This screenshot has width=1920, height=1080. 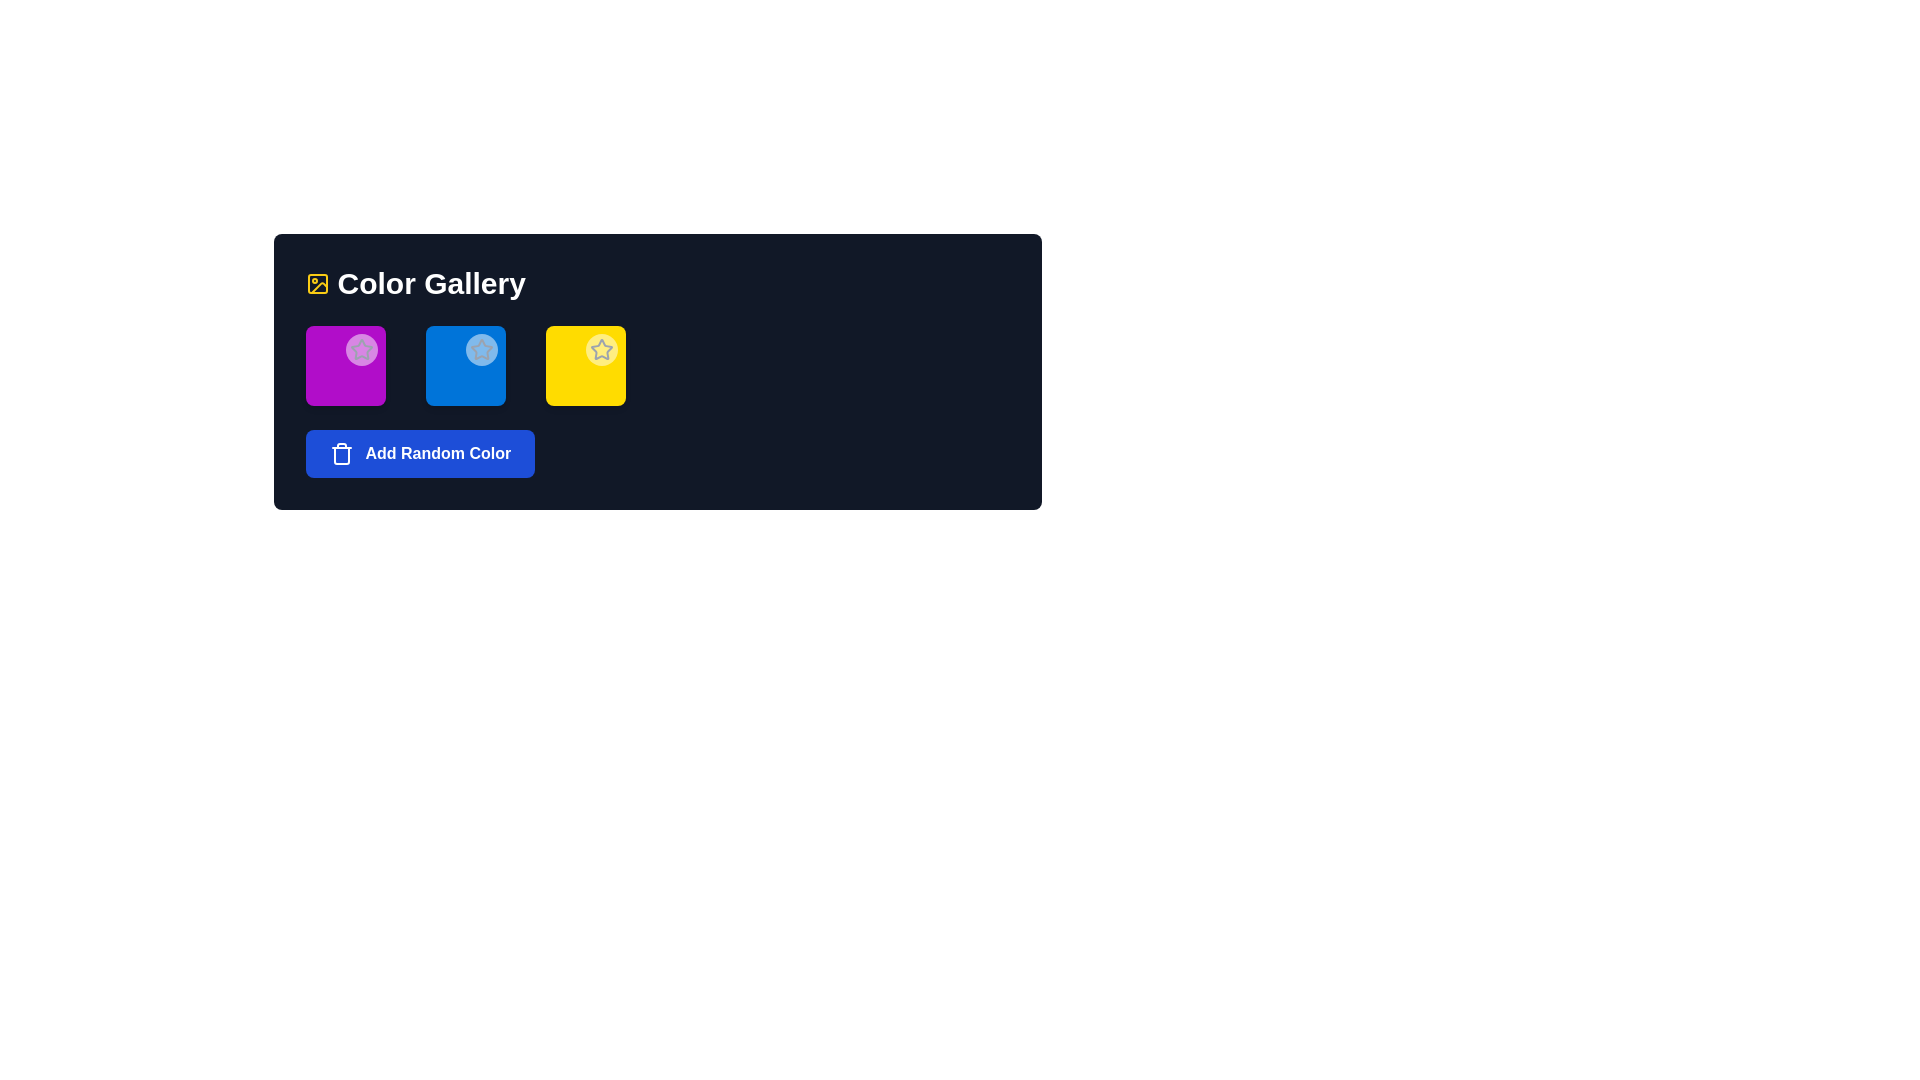 I want to click on the star rating icon located in the top-right corner of the yellow box within the gallery section, so click(x=600, y=349).